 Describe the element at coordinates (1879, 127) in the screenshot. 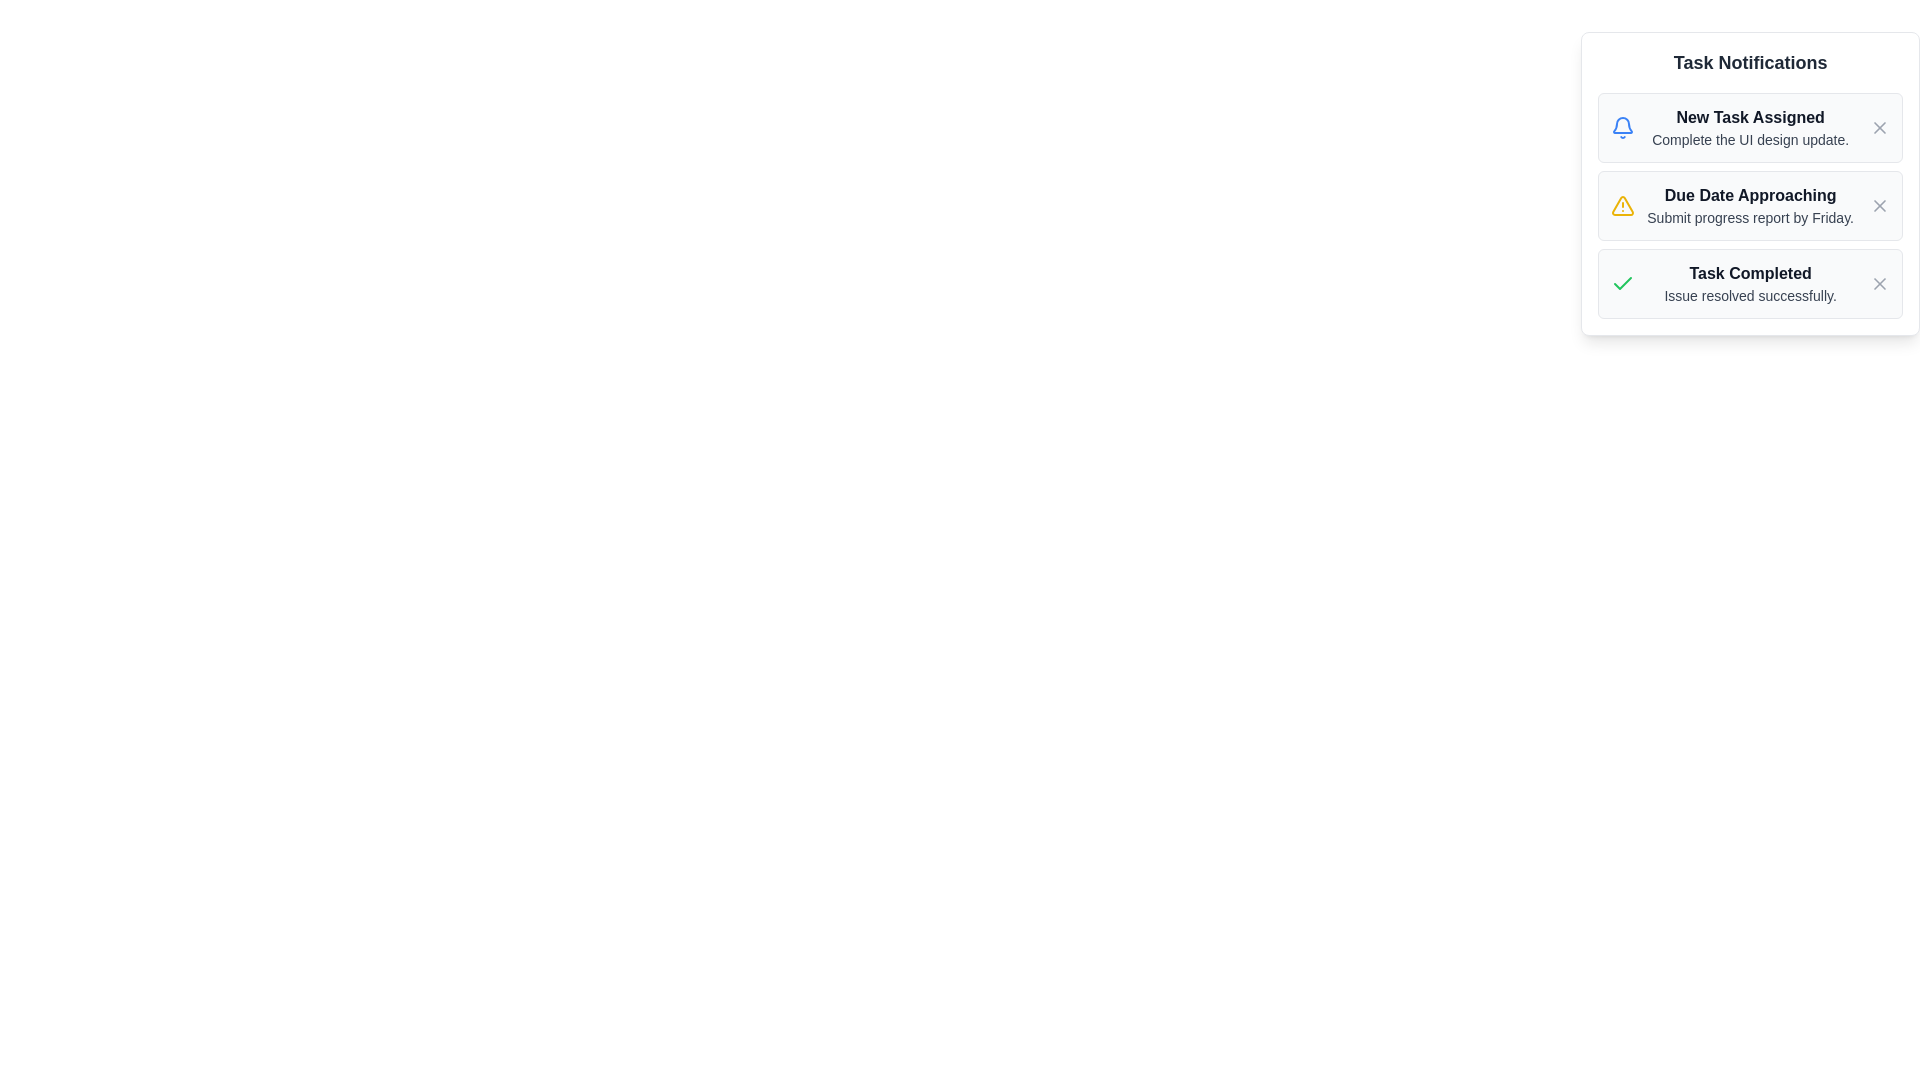

I see `the 'X' icon in the top-right corner of the notification panel` at that location.